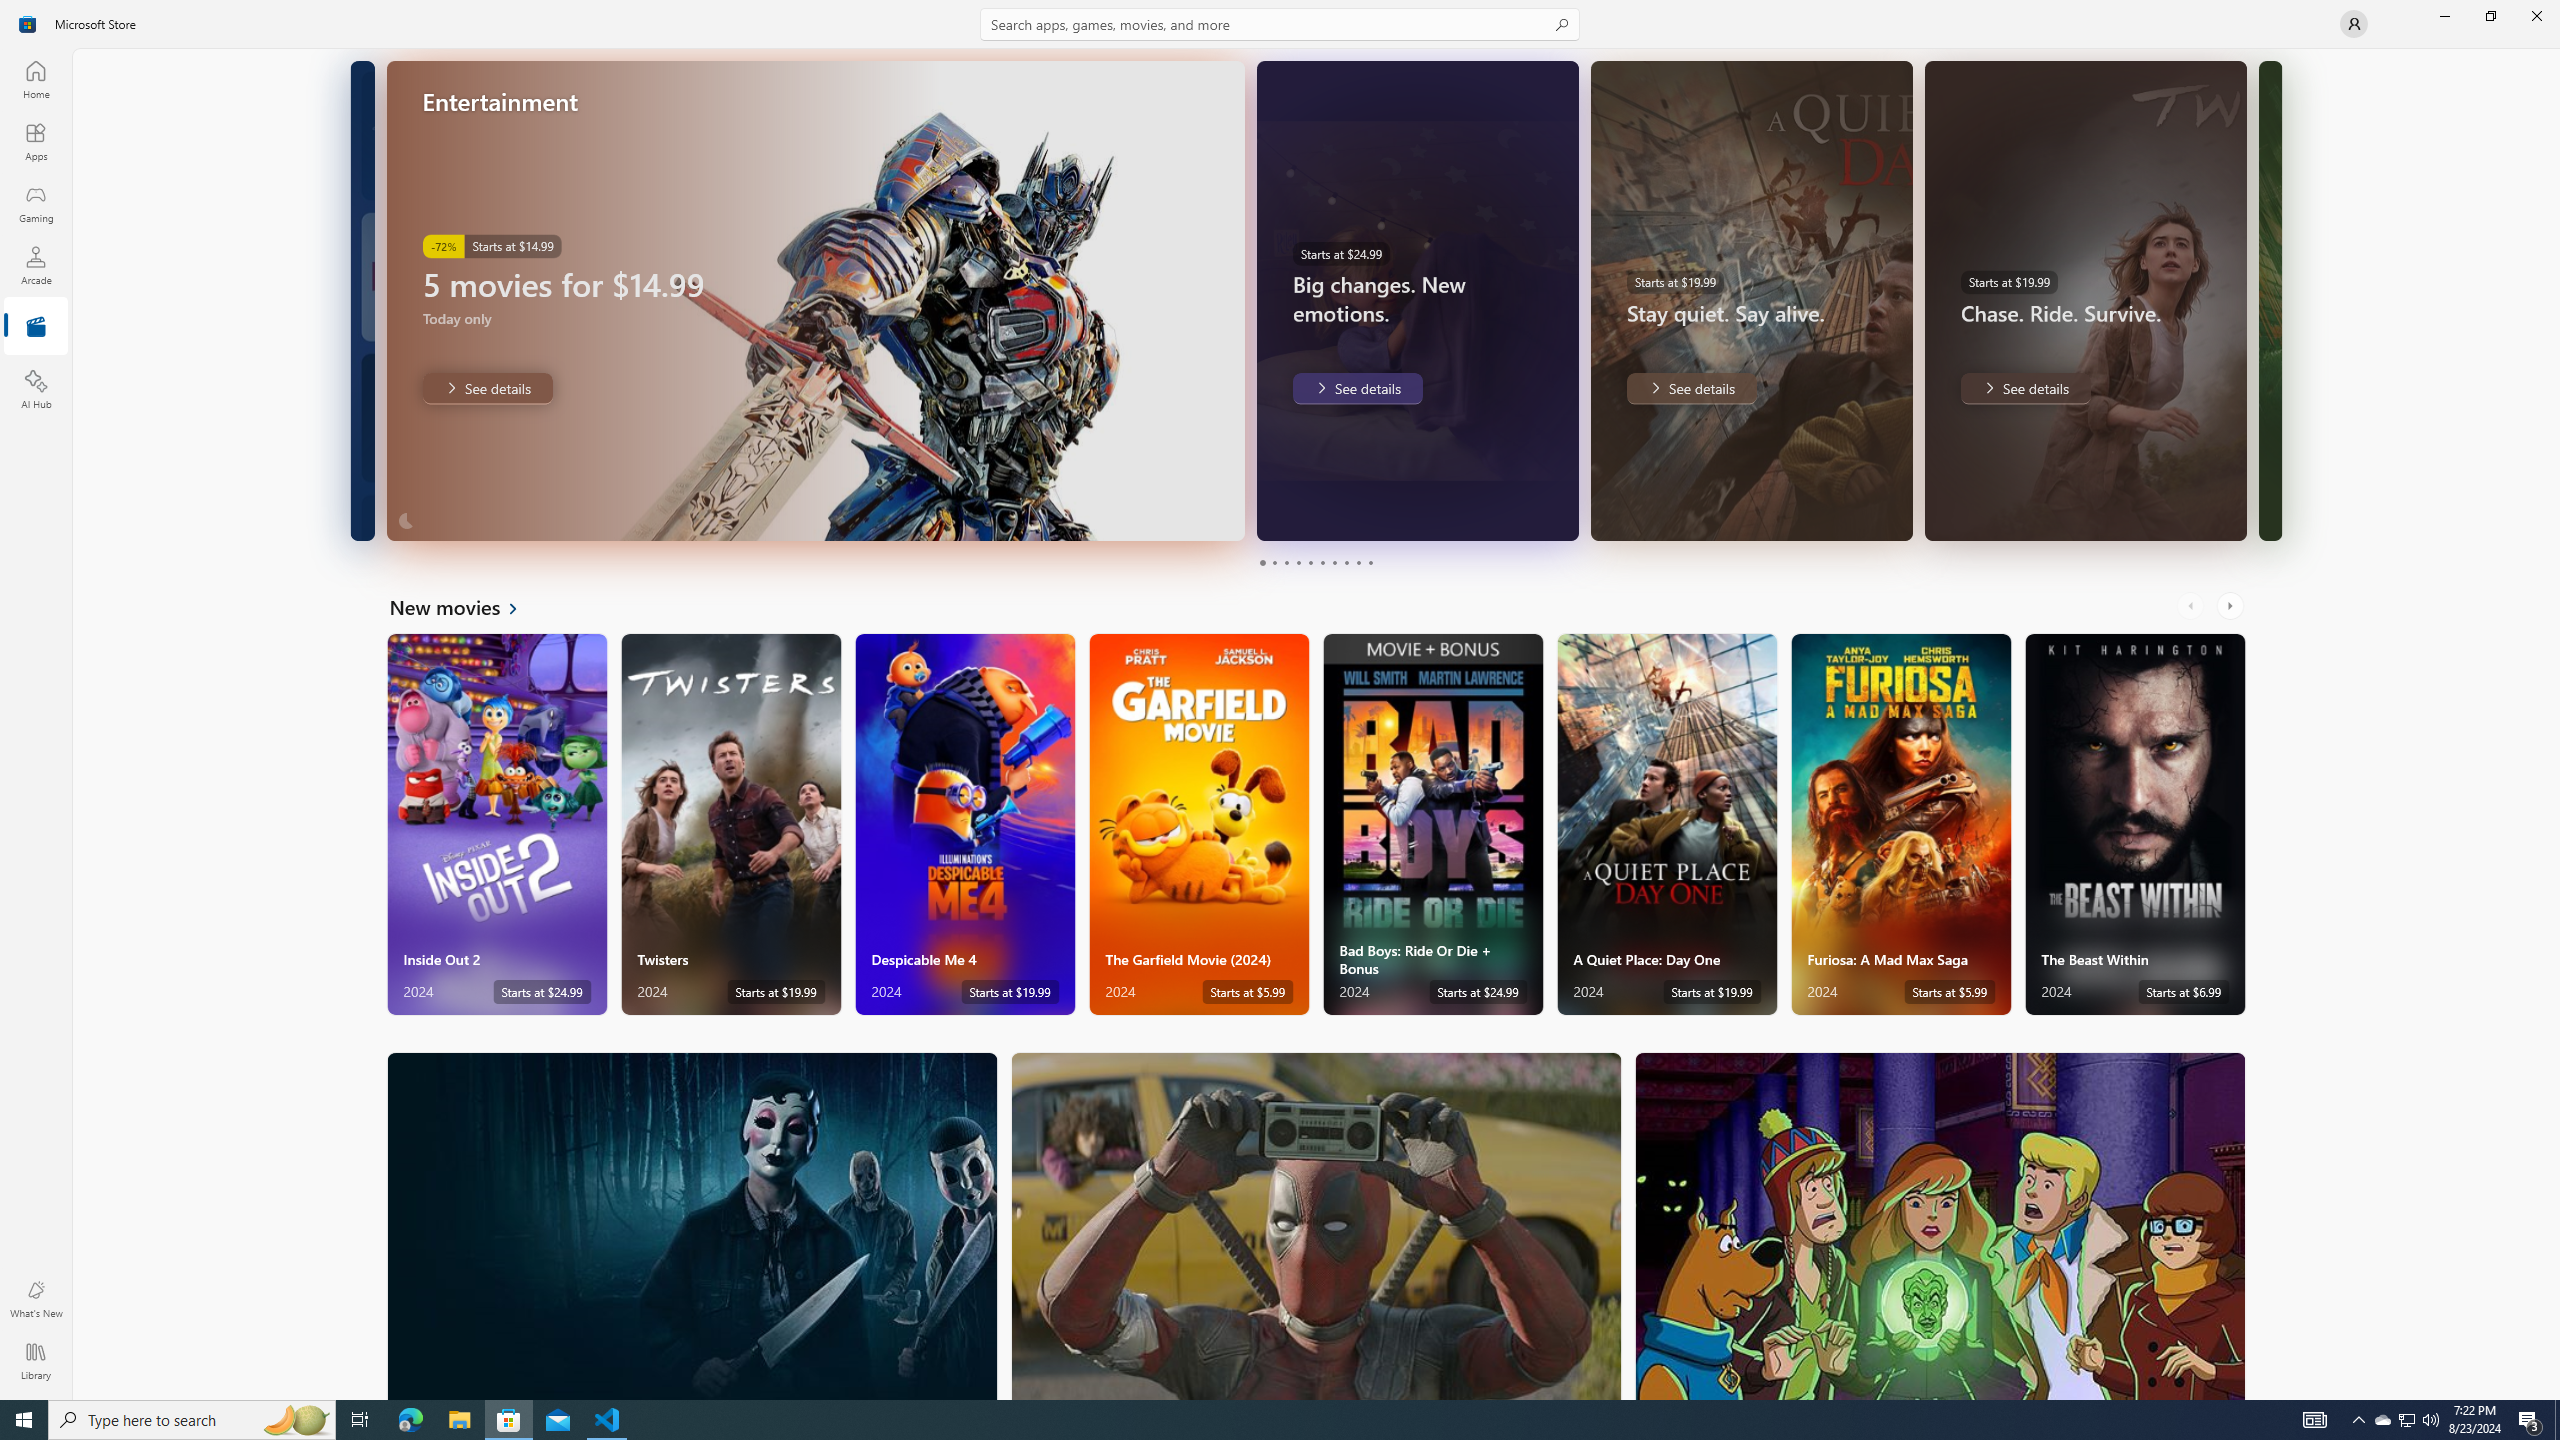  I want to click on 'The Garfield Movie (2024). Starts at $5.99  ', so click(1198, 824).